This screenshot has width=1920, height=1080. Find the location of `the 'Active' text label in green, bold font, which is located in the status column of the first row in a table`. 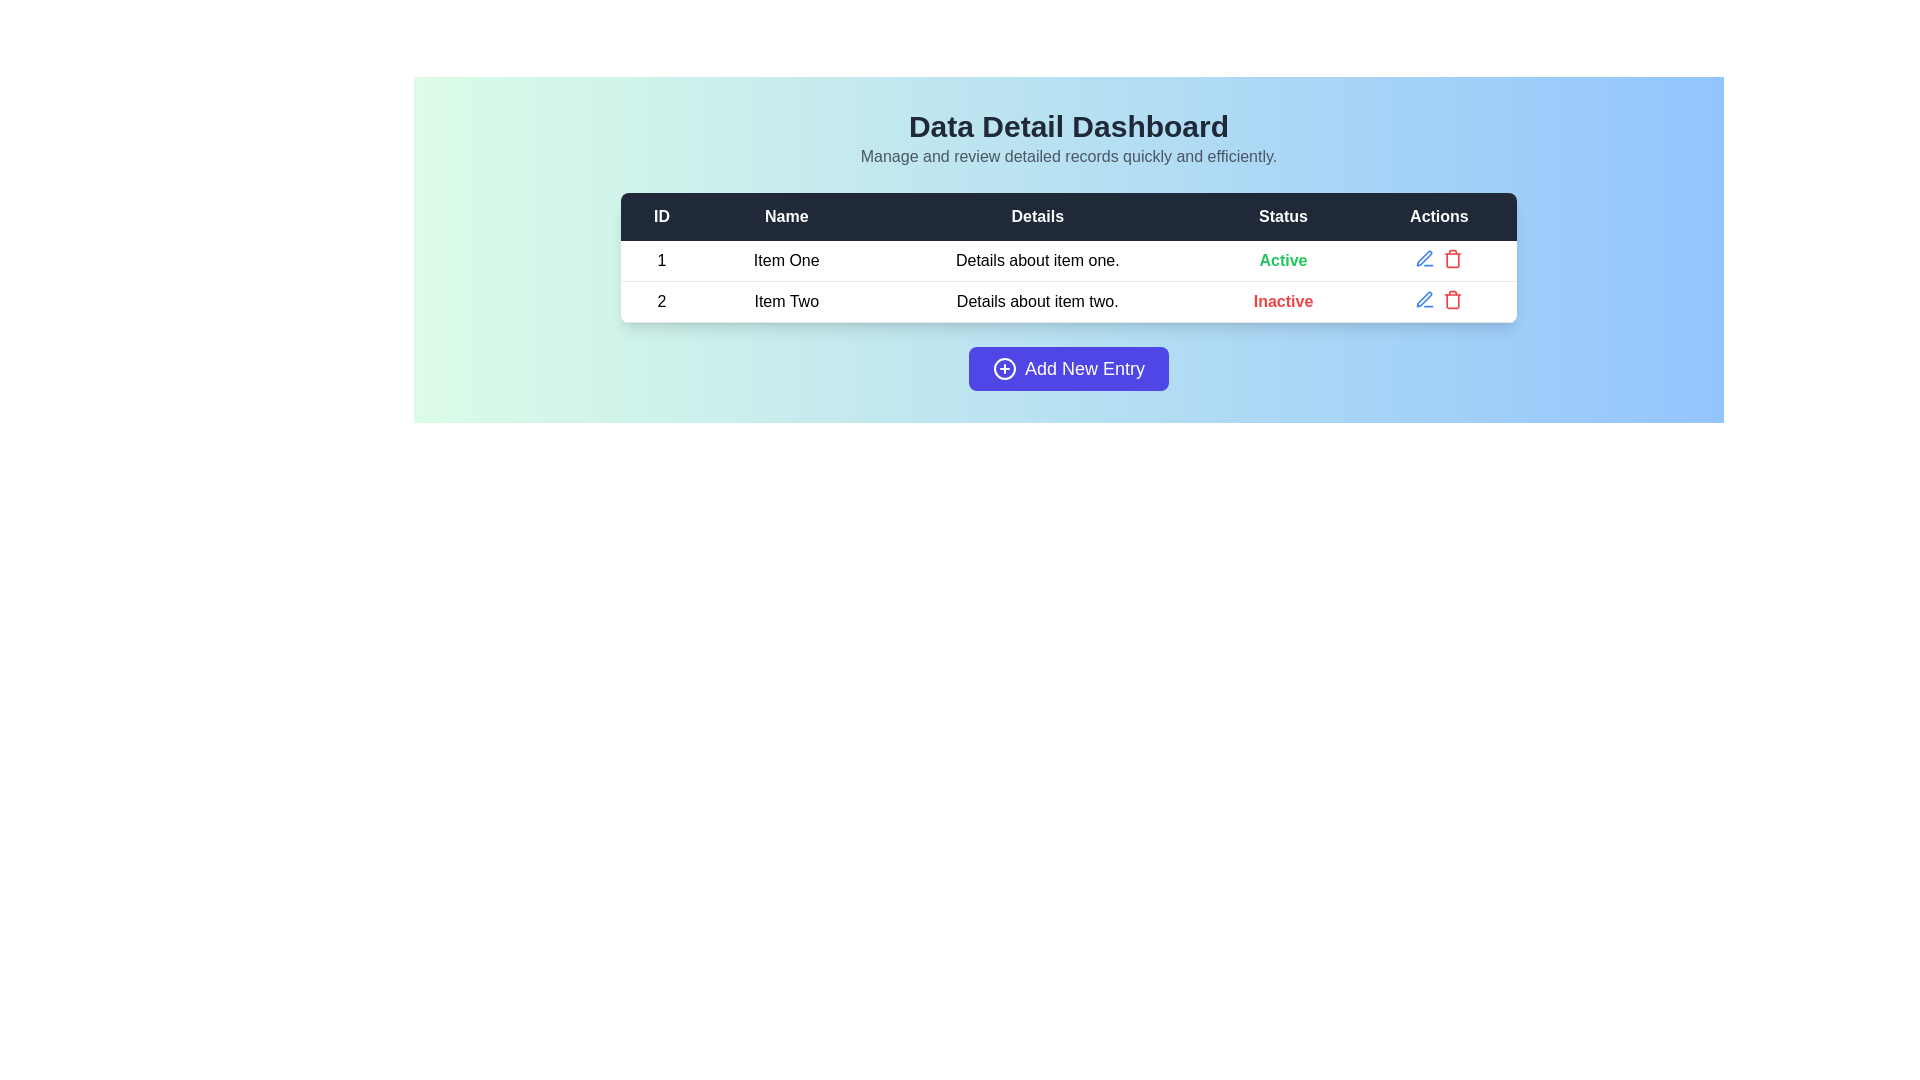

the 'Active' text label in green, bold font, which is located in the status column of the first row in a table is located at coordinates (1283, 260).